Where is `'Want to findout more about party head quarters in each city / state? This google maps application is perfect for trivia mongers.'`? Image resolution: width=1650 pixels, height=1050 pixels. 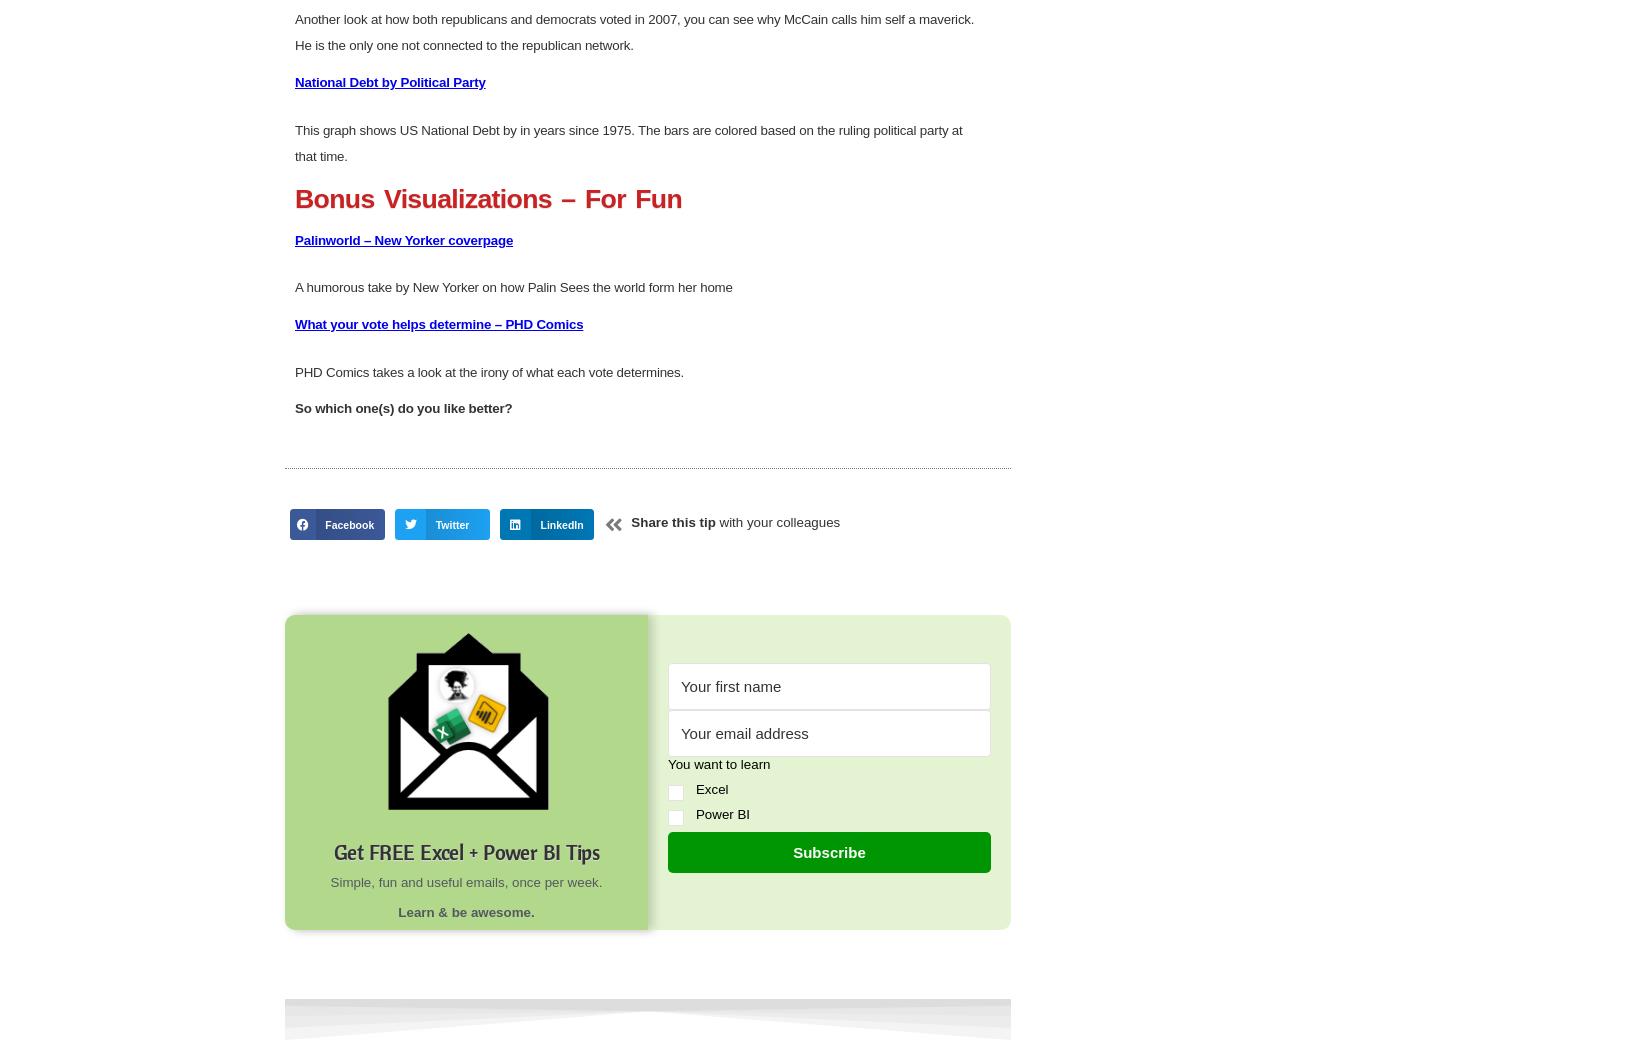 'Want to findout more about party head quarters in each city / state? This google maps application is perfect for trivia mongers.' is located at coordinates (623, 26).